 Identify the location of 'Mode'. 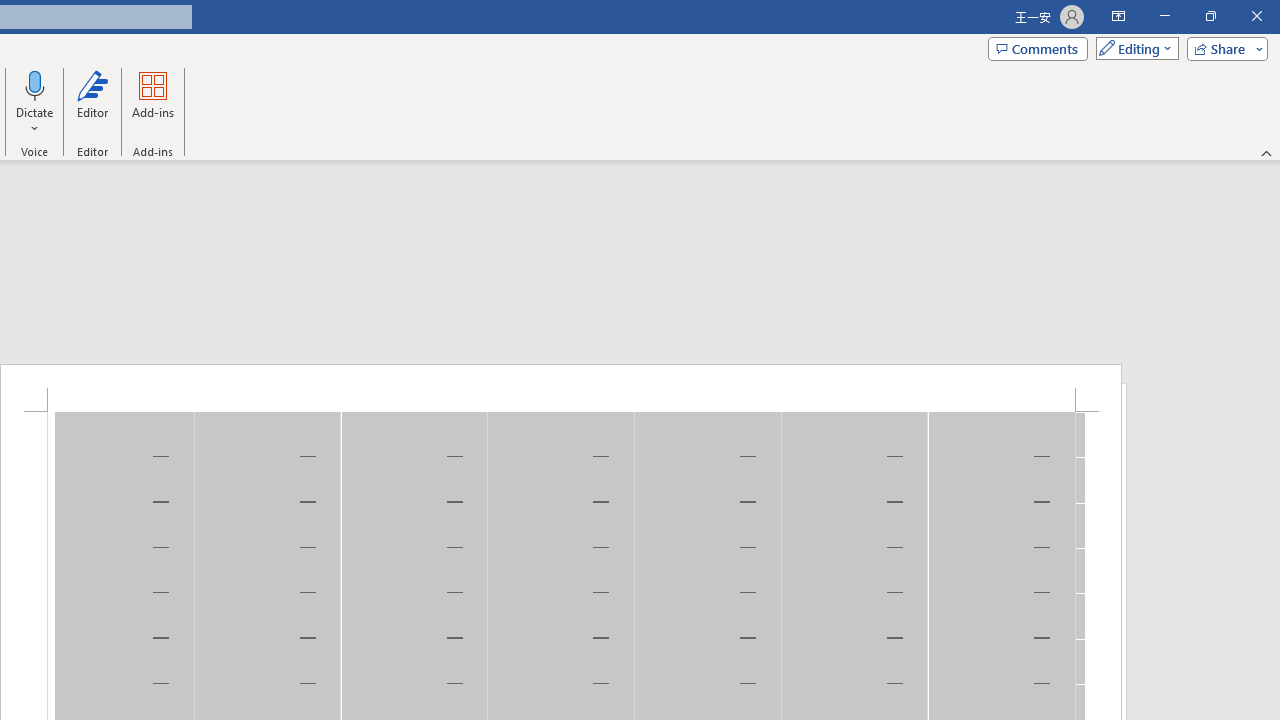
(1133, 47).